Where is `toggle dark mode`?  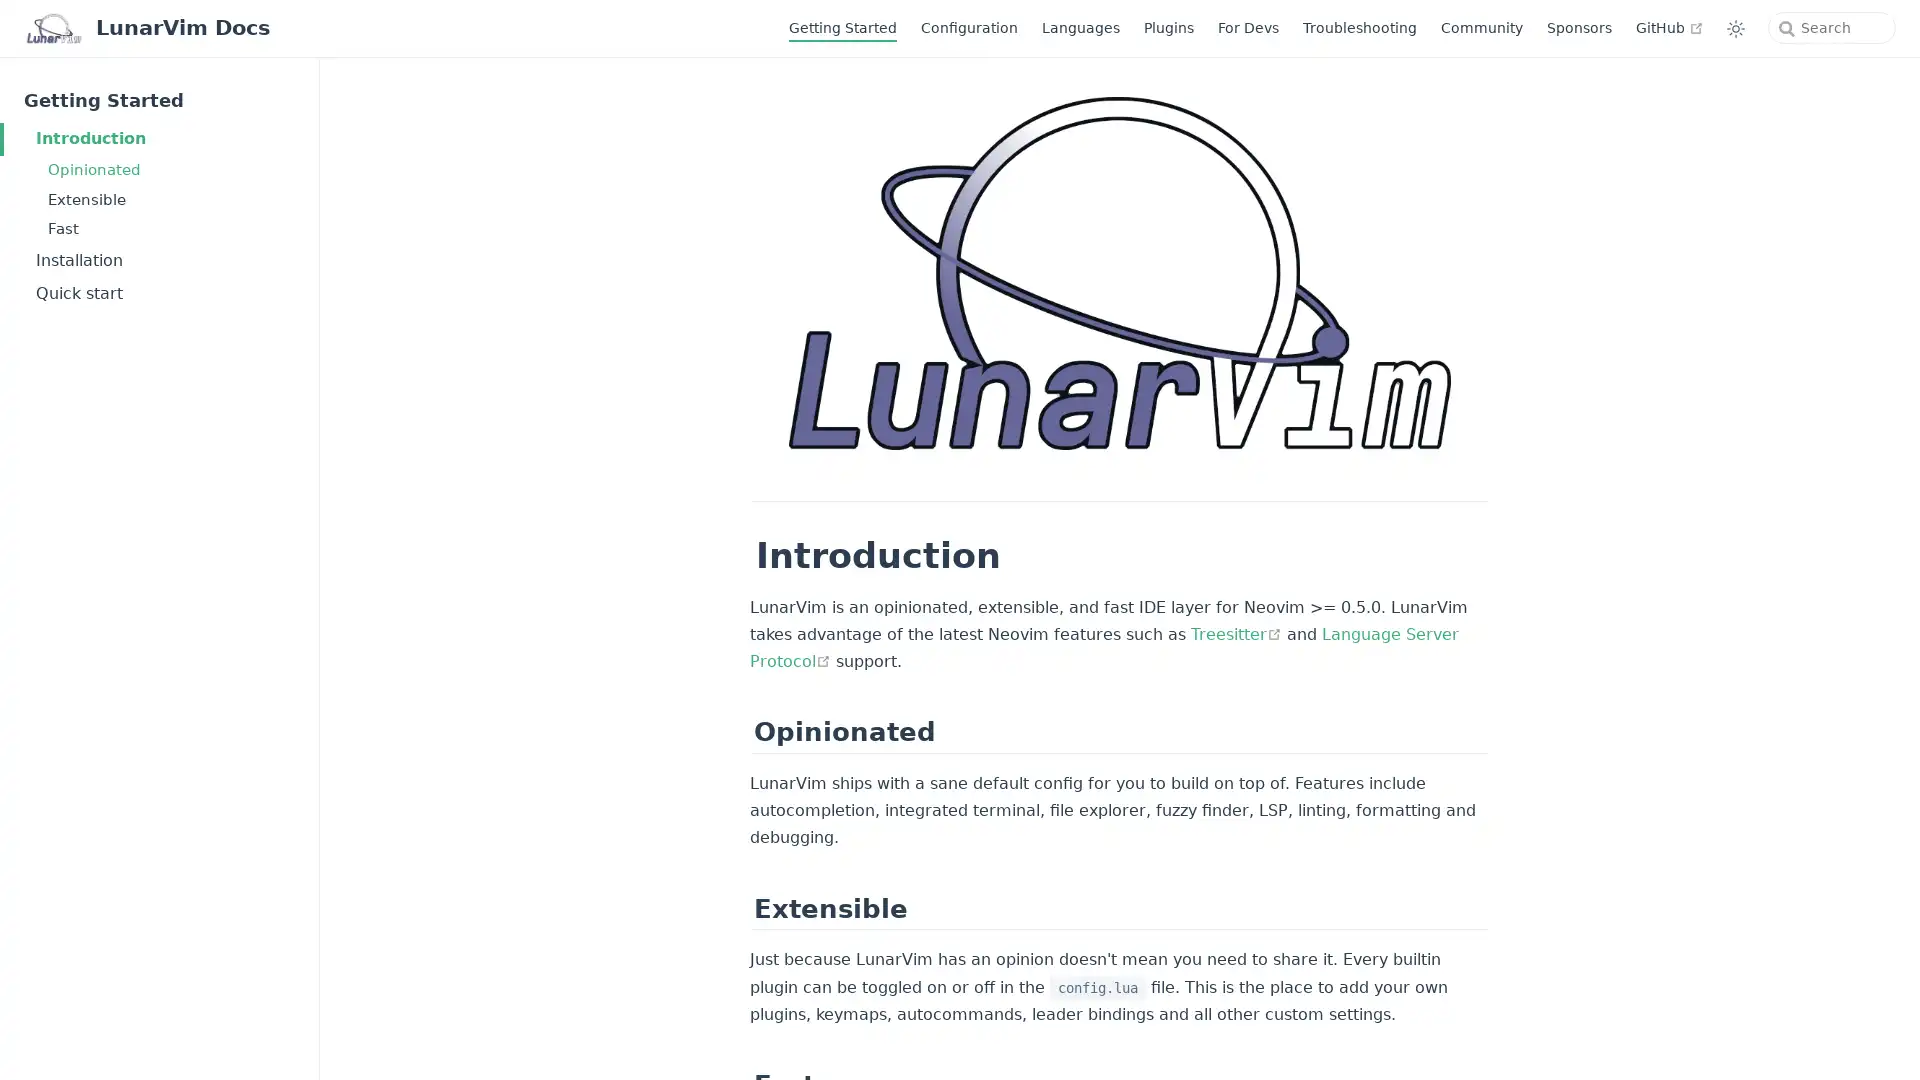 toggle dark mode is located at coordinates (1735, 27).